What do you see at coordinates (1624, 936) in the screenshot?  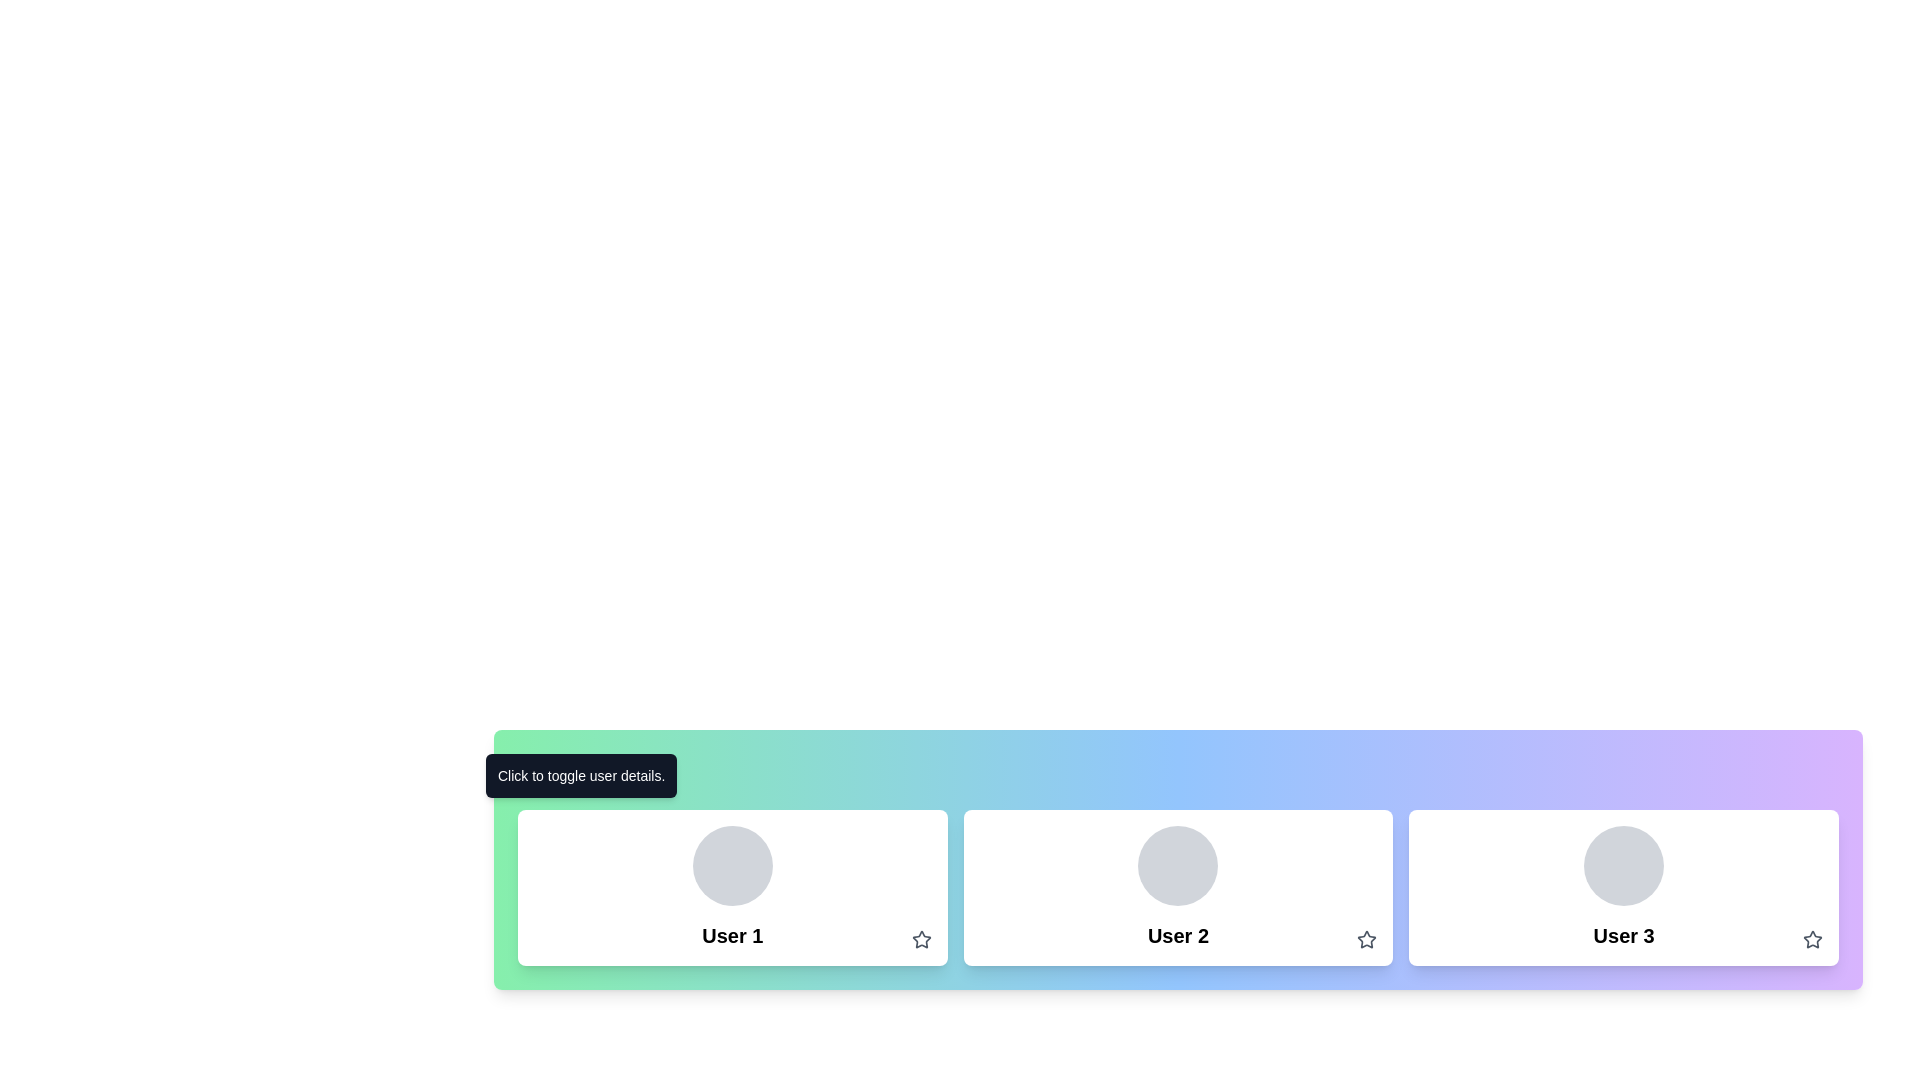 I see `the text label displaying the username or designation of the user in the third card from the left, which is positioned below the circular avatar element` at bounding box center [1624, 936].